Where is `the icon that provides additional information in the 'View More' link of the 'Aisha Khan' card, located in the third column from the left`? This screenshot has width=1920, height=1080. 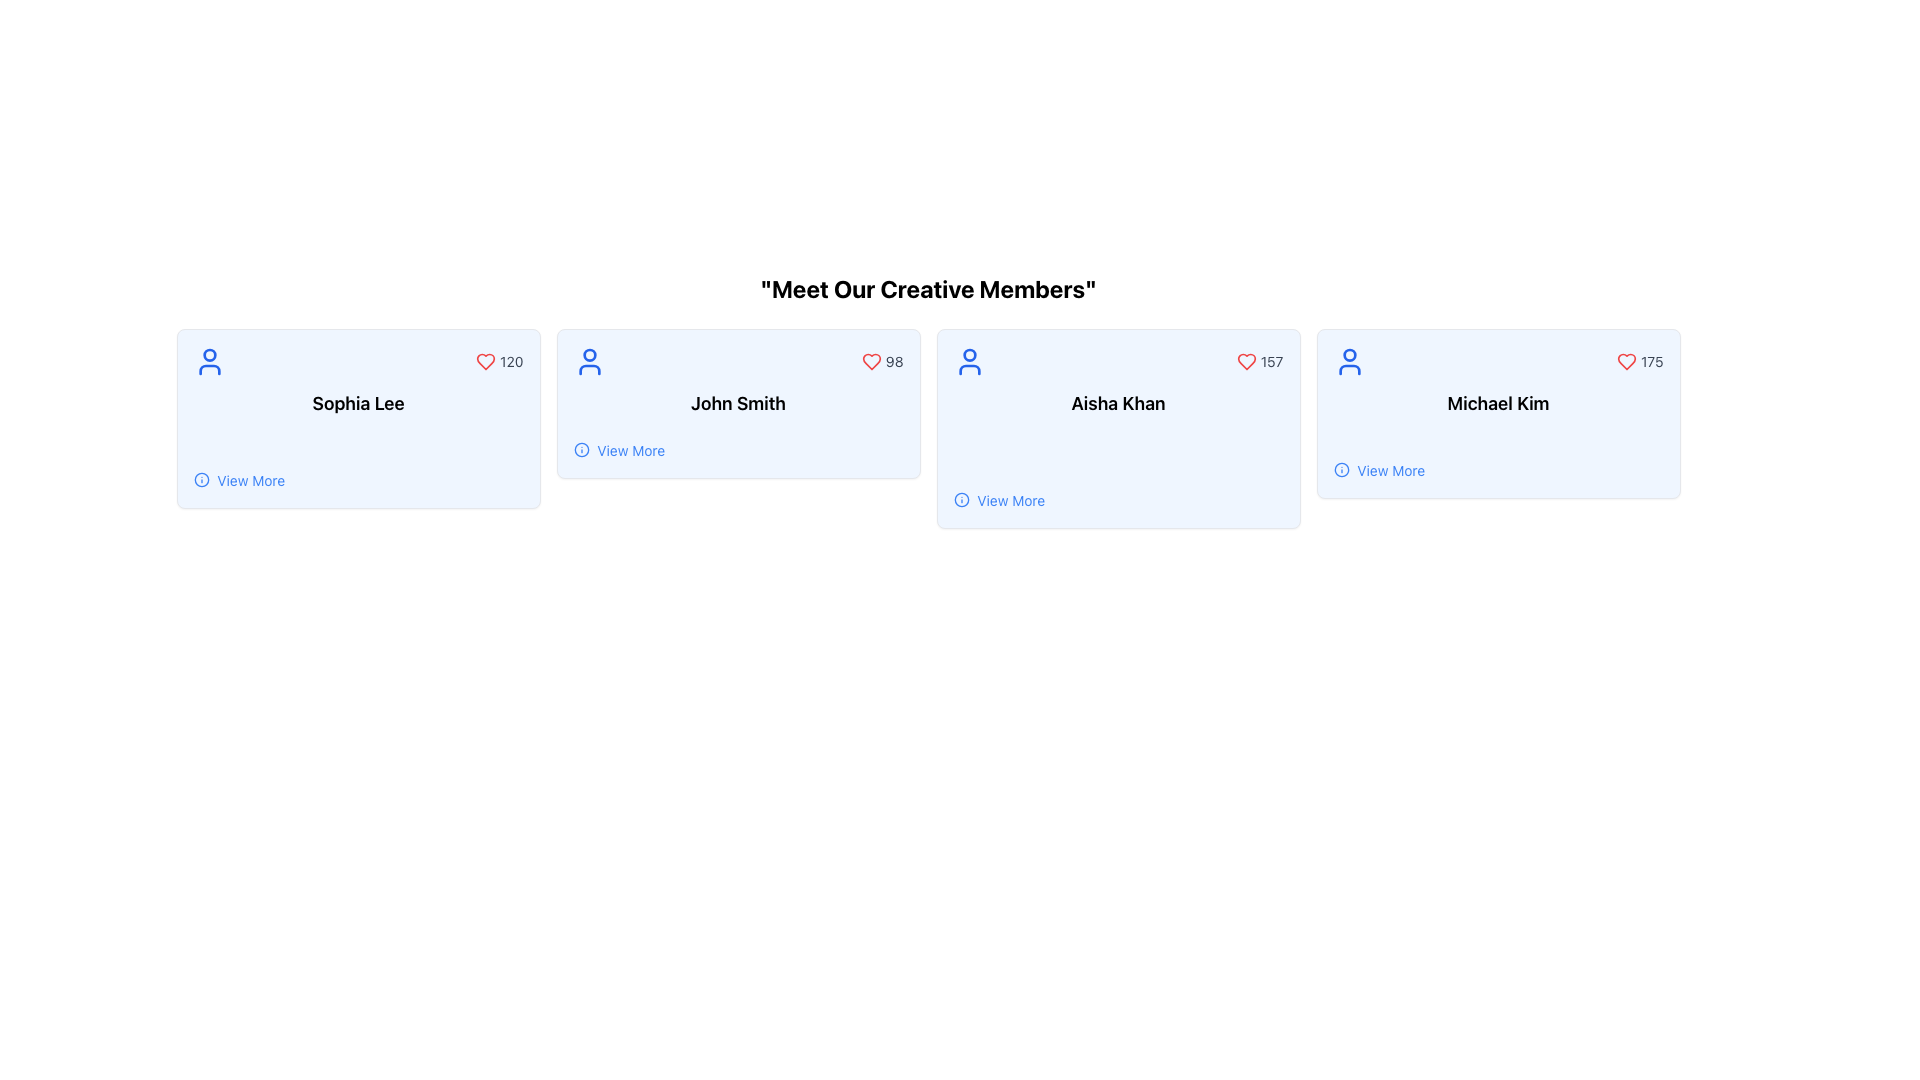
the icon that provides additional information in the 'View More' link of the 'Aisha Khan' card, located in the third column from the left is located at coordinates (961, 499).